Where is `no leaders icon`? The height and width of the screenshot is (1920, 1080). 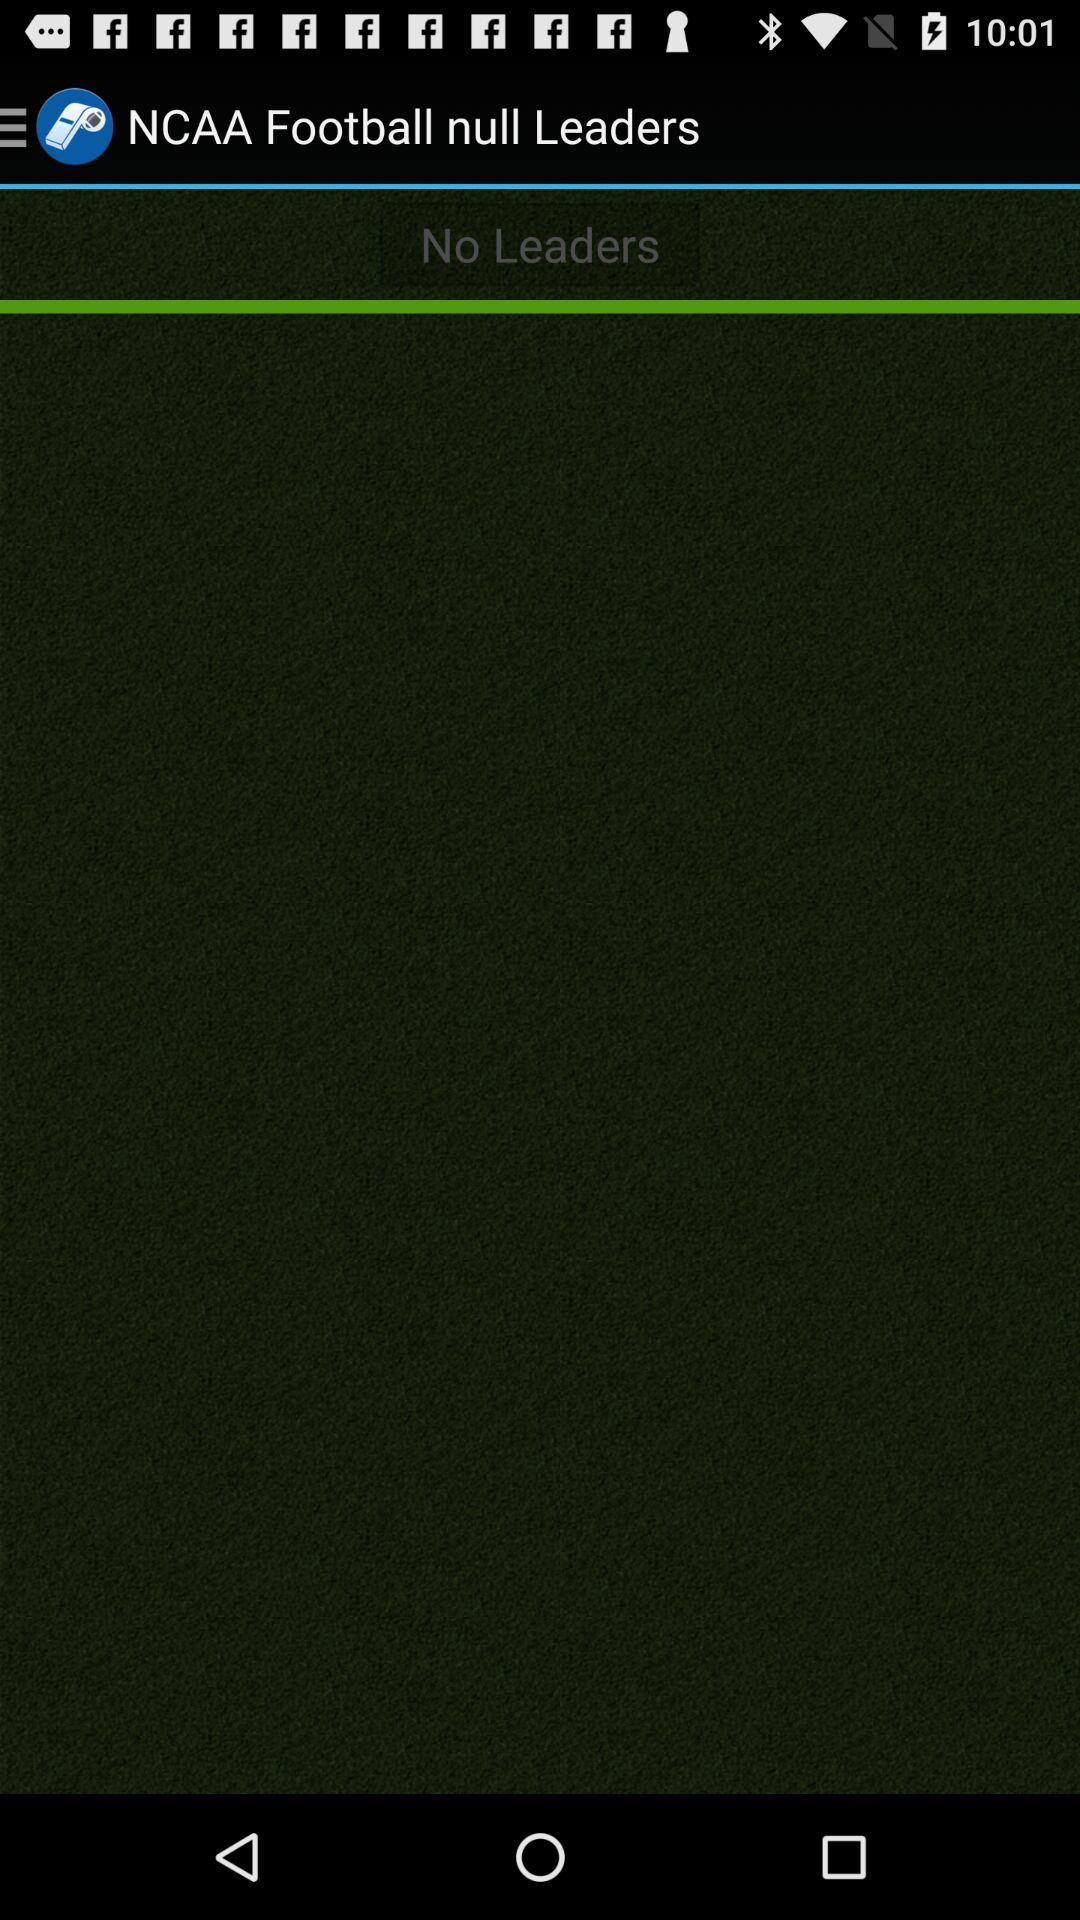 no leaders icon is located at coordinates (540, 243).